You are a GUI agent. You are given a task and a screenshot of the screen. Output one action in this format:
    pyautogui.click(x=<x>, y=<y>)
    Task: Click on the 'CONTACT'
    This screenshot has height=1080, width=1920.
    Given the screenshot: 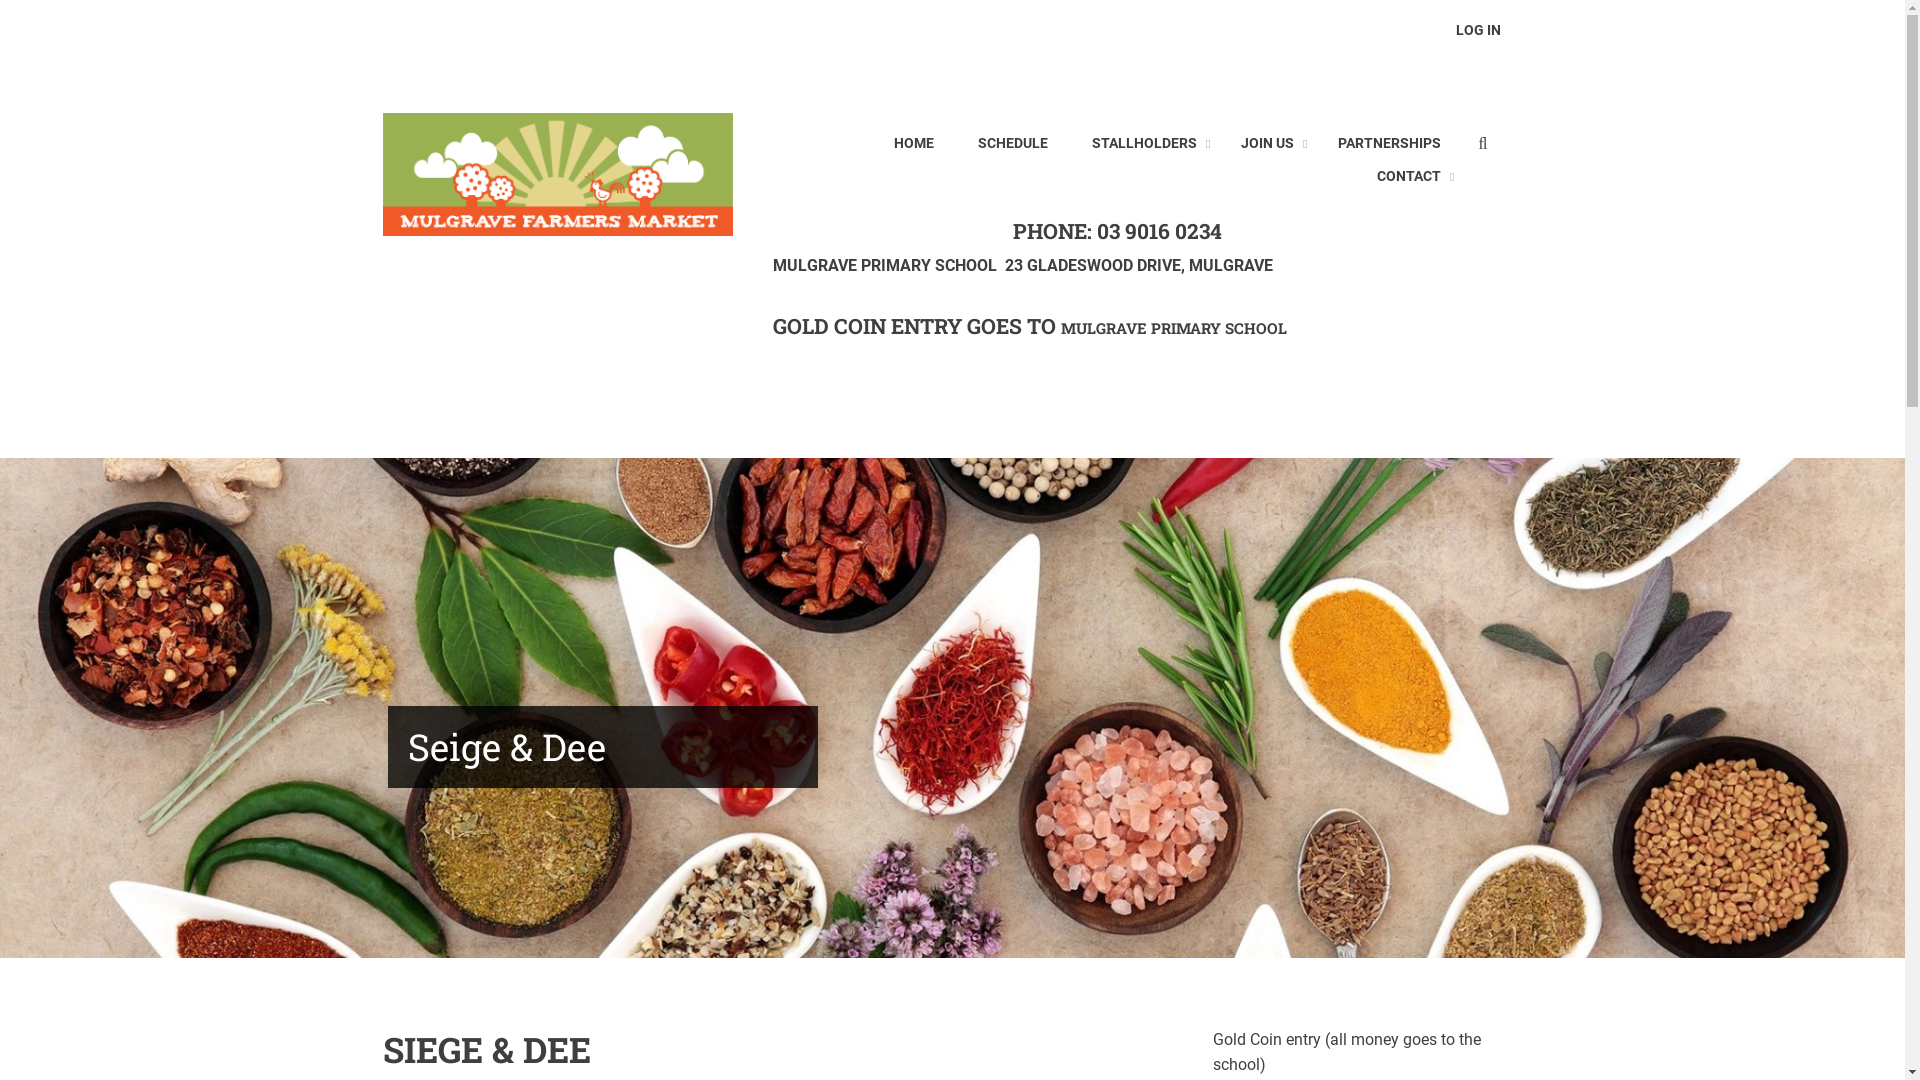 What is the action you would take?
    pyautogui.click(x=1408, y=176)
    